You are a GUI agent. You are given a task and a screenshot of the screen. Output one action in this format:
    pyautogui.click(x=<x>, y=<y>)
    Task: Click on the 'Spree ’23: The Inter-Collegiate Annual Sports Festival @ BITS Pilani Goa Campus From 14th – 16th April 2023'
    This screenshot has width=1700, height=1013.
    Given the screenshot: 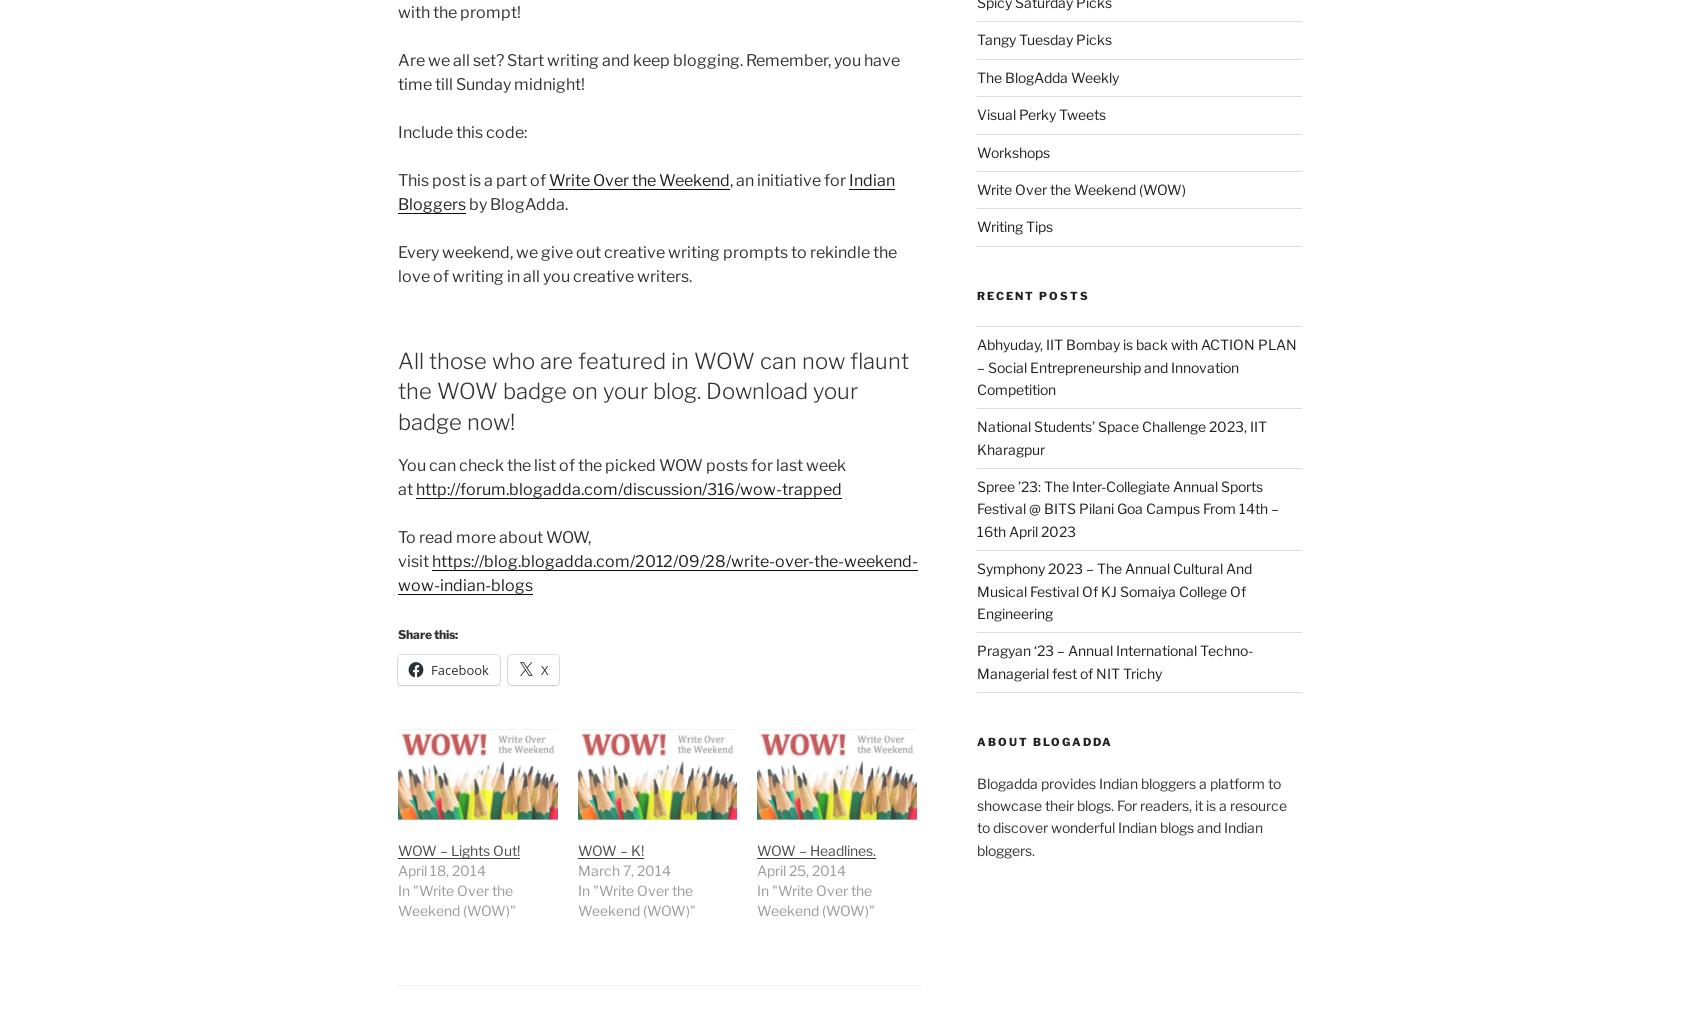 What is the action you would take?
    pyautogui.click(x=1126, y=508)
    